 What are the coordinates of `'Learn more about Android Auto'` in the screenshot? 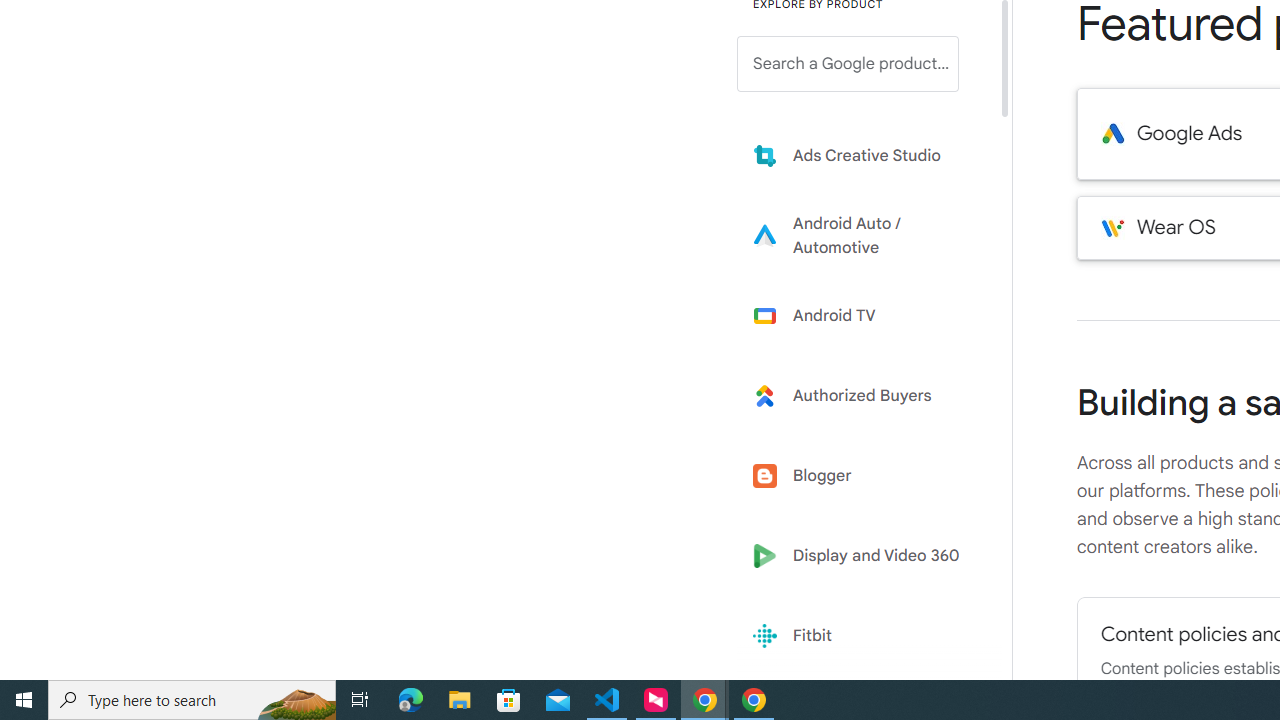 It's located at (862, 234).